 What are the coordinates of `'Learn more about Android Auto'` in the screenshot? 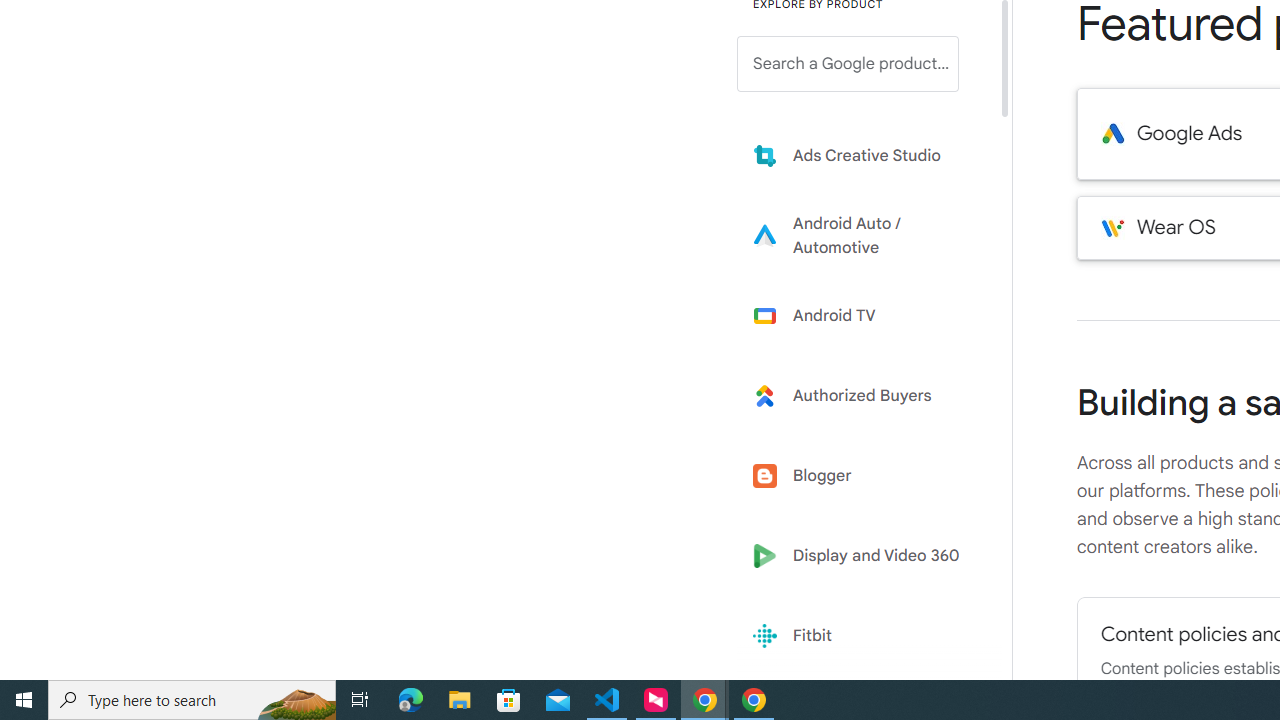 It's located at (862, 234).